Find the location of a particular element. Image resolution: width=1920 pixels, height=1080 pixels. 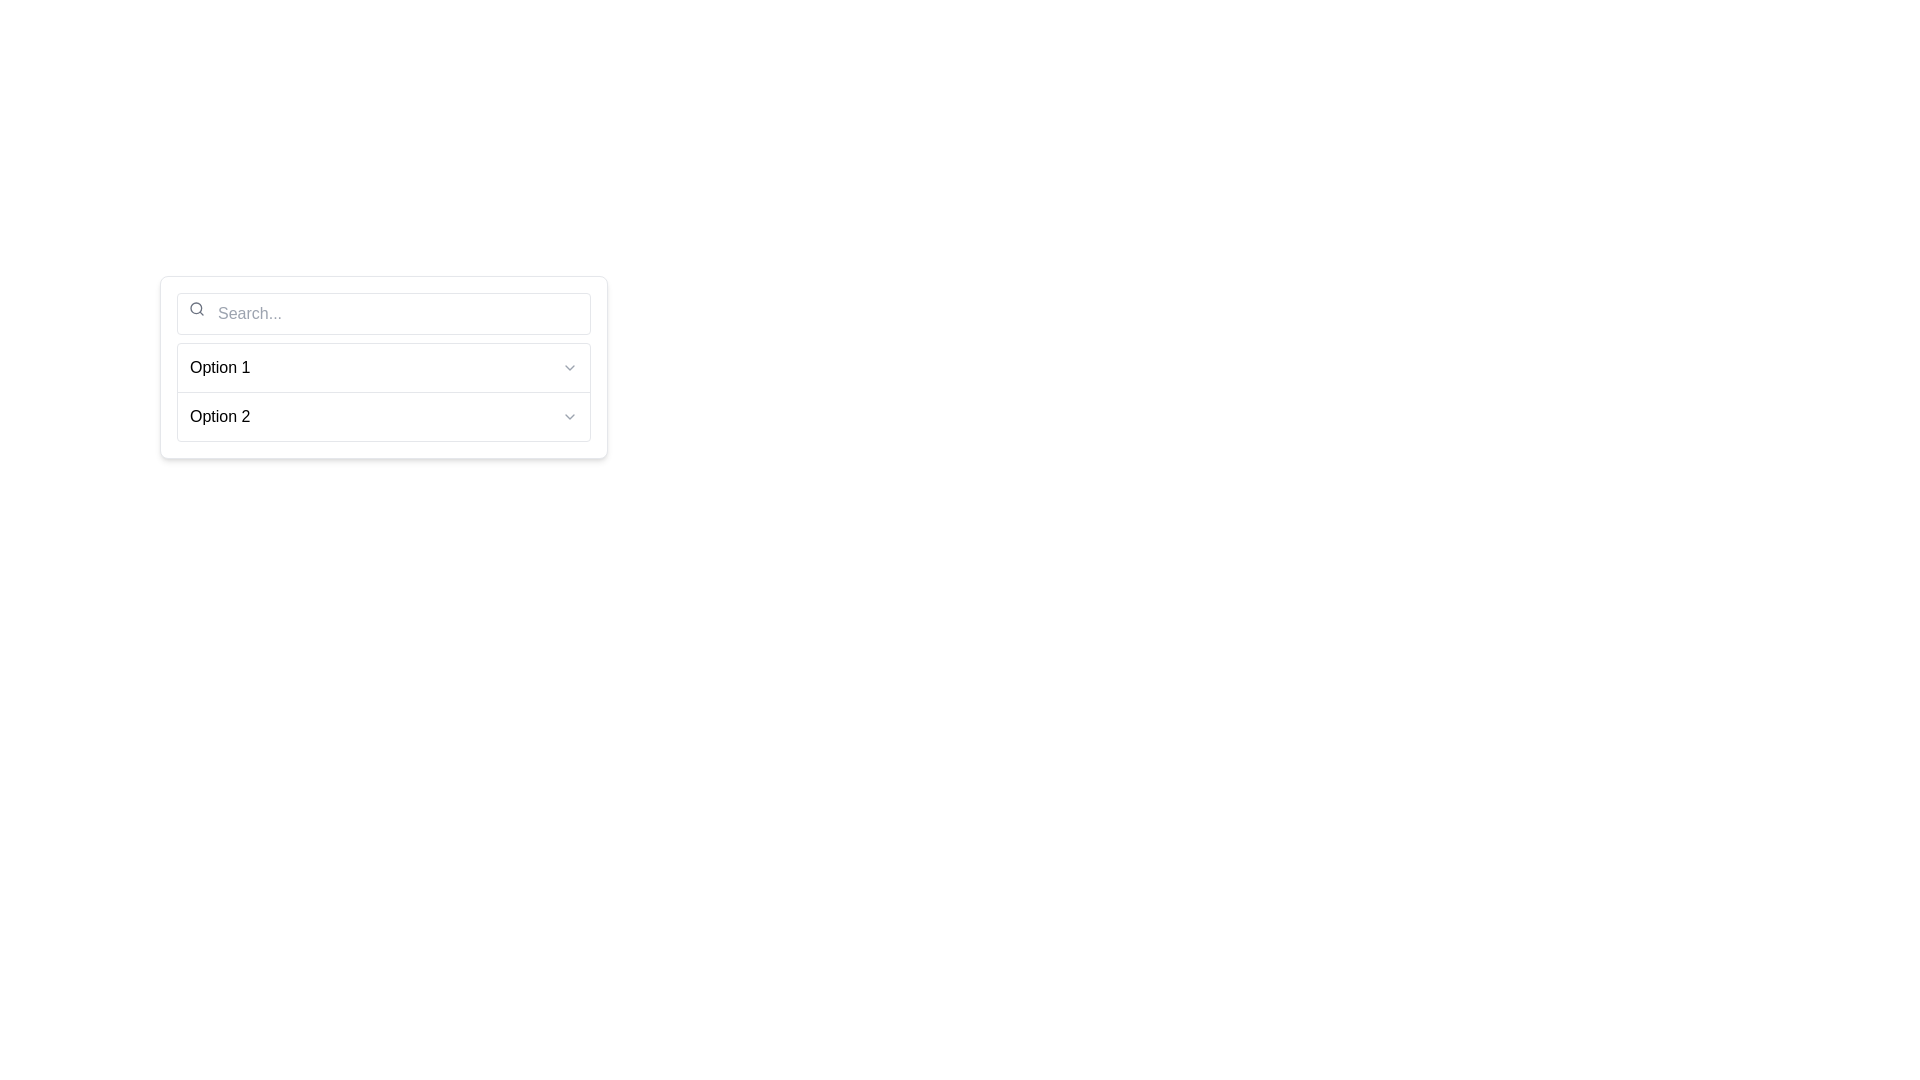

the small gray chevron-down icon located to the right of the 'Option 1' text is located at coordinates (569, 367).